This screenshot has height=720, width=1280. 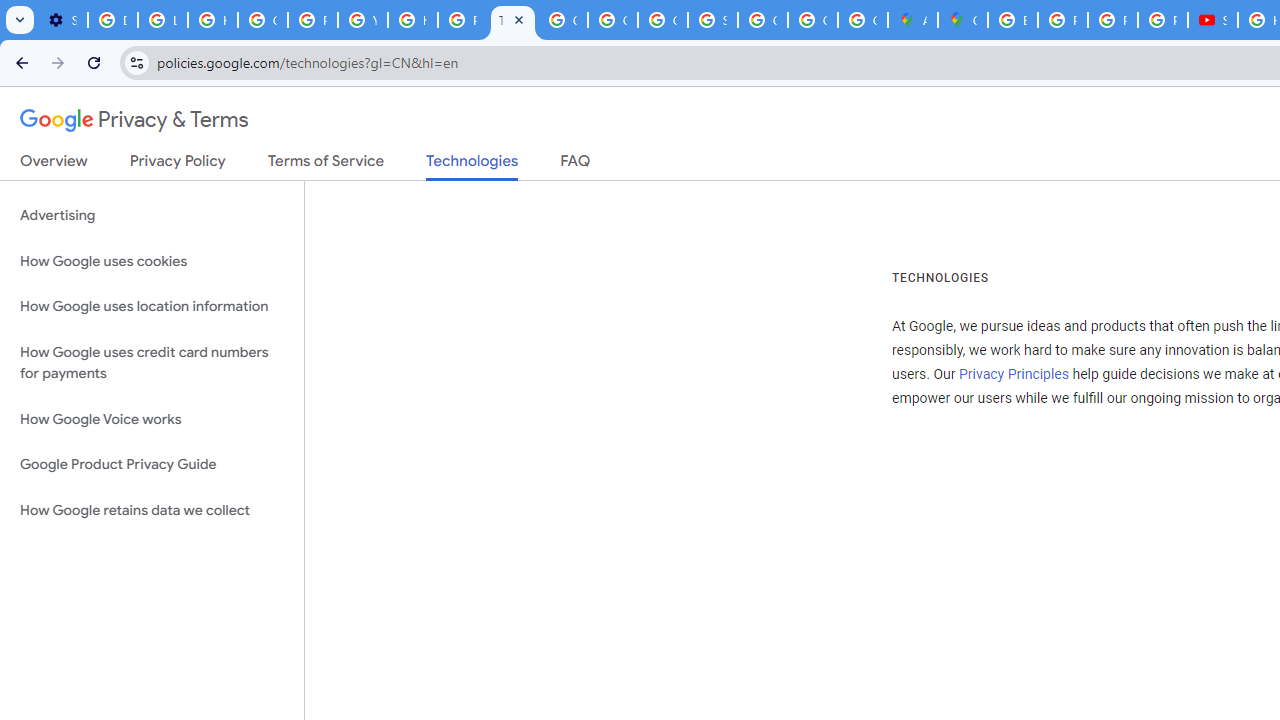 I want to click on 'YouTube', so click(x=362, y=20).